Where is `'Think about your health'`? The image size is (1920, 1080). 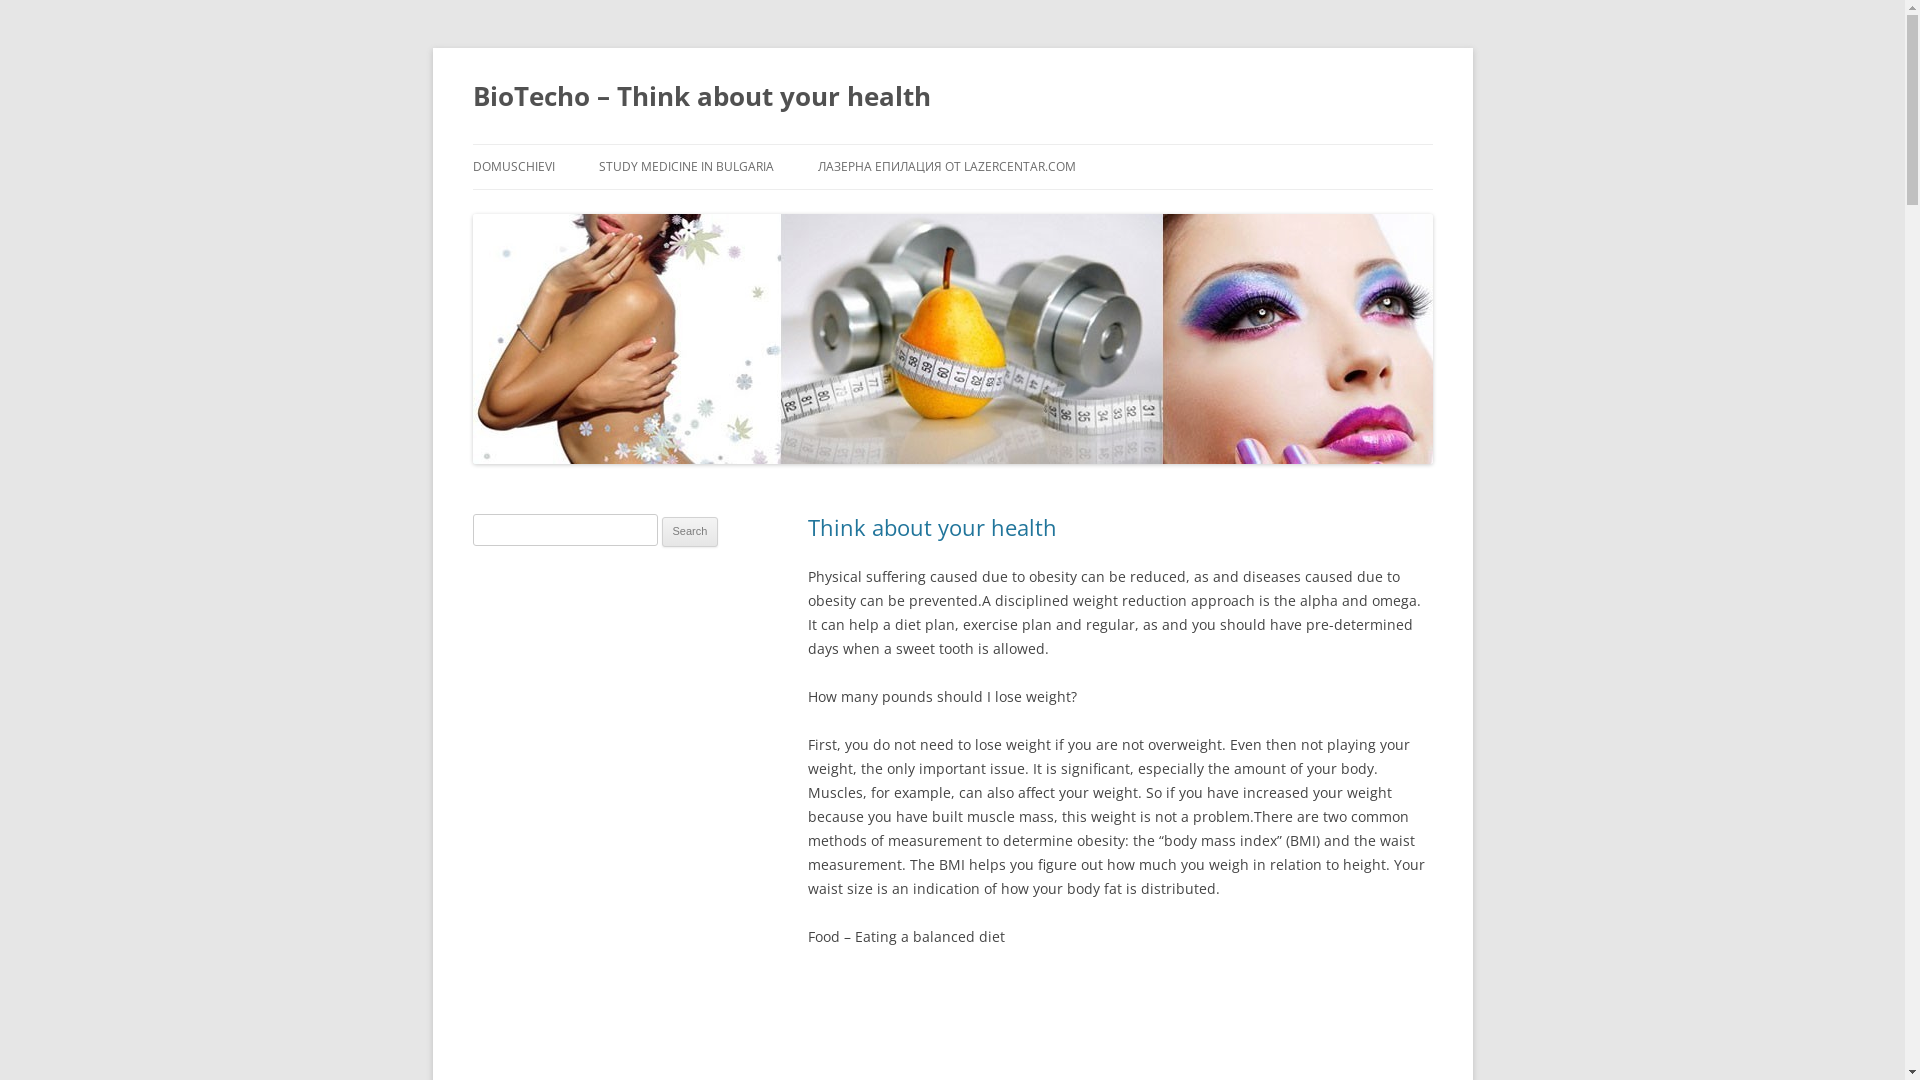
'Think about your health' is located at coordinates (931, 526).